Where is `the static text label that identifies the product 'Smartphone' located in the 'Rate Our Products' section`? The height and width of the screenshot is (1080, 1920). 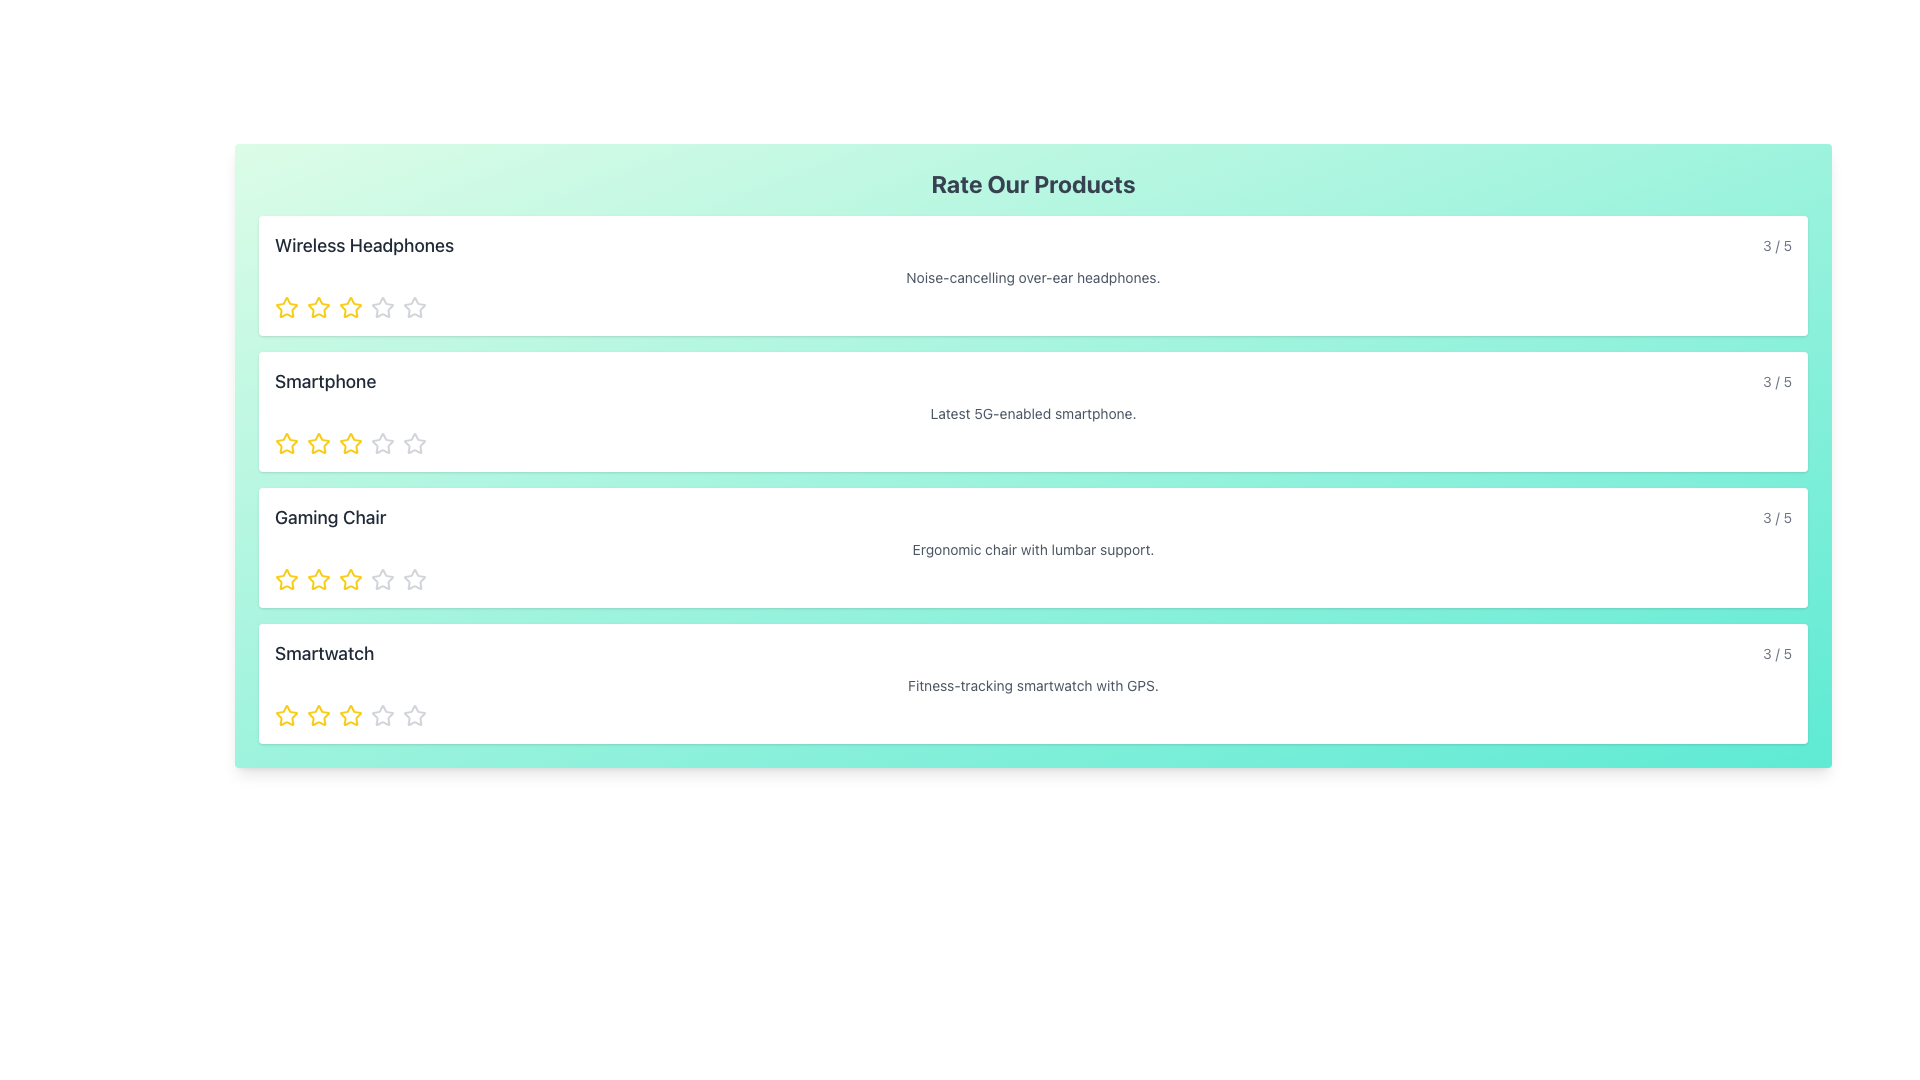 the static text label that identifies the product 'Smartphone' located in the 'Rate Our Products' section is located at coordinates (325, 381).